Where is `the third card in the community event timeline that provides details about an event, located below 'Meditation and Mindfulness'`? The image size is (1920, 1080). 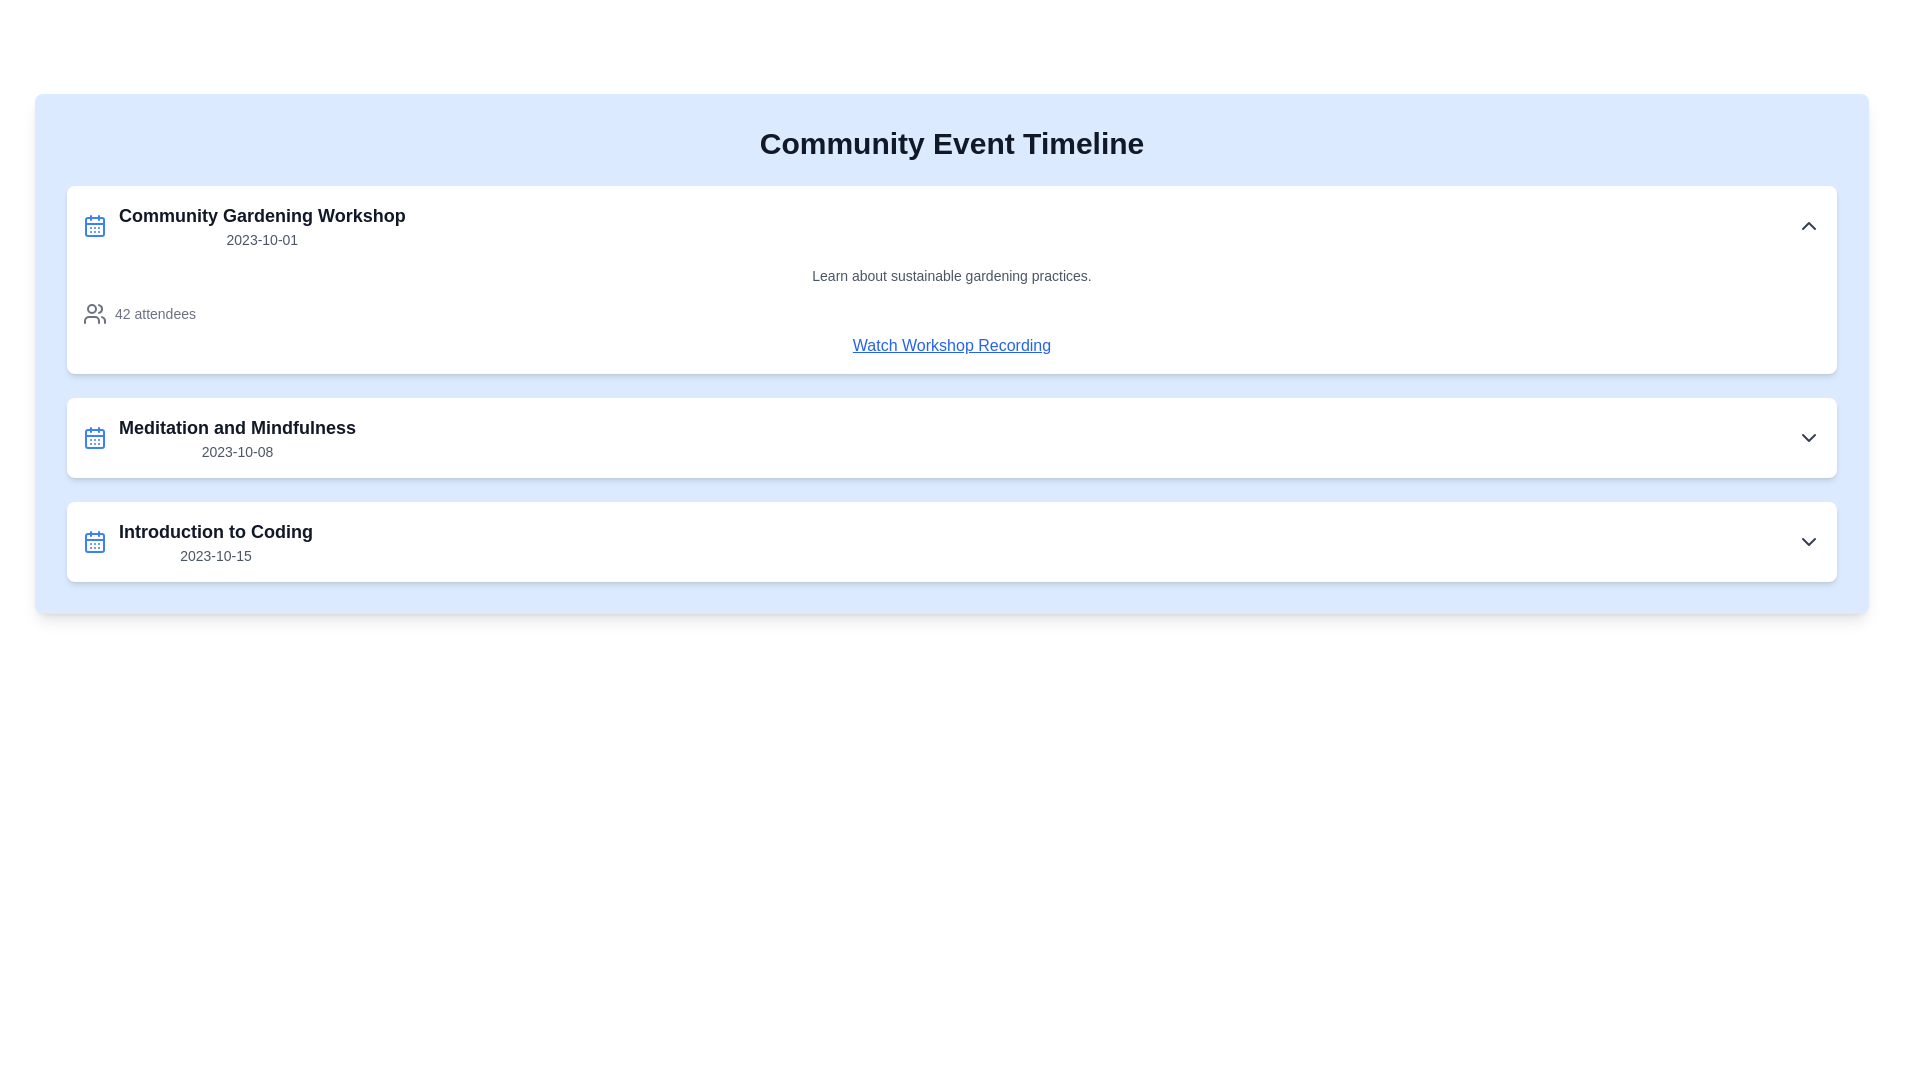 the third card in the community event timeline that provides details about an event, located below 'Meditation and Mindfulness' is located at coordinates (950, 542).